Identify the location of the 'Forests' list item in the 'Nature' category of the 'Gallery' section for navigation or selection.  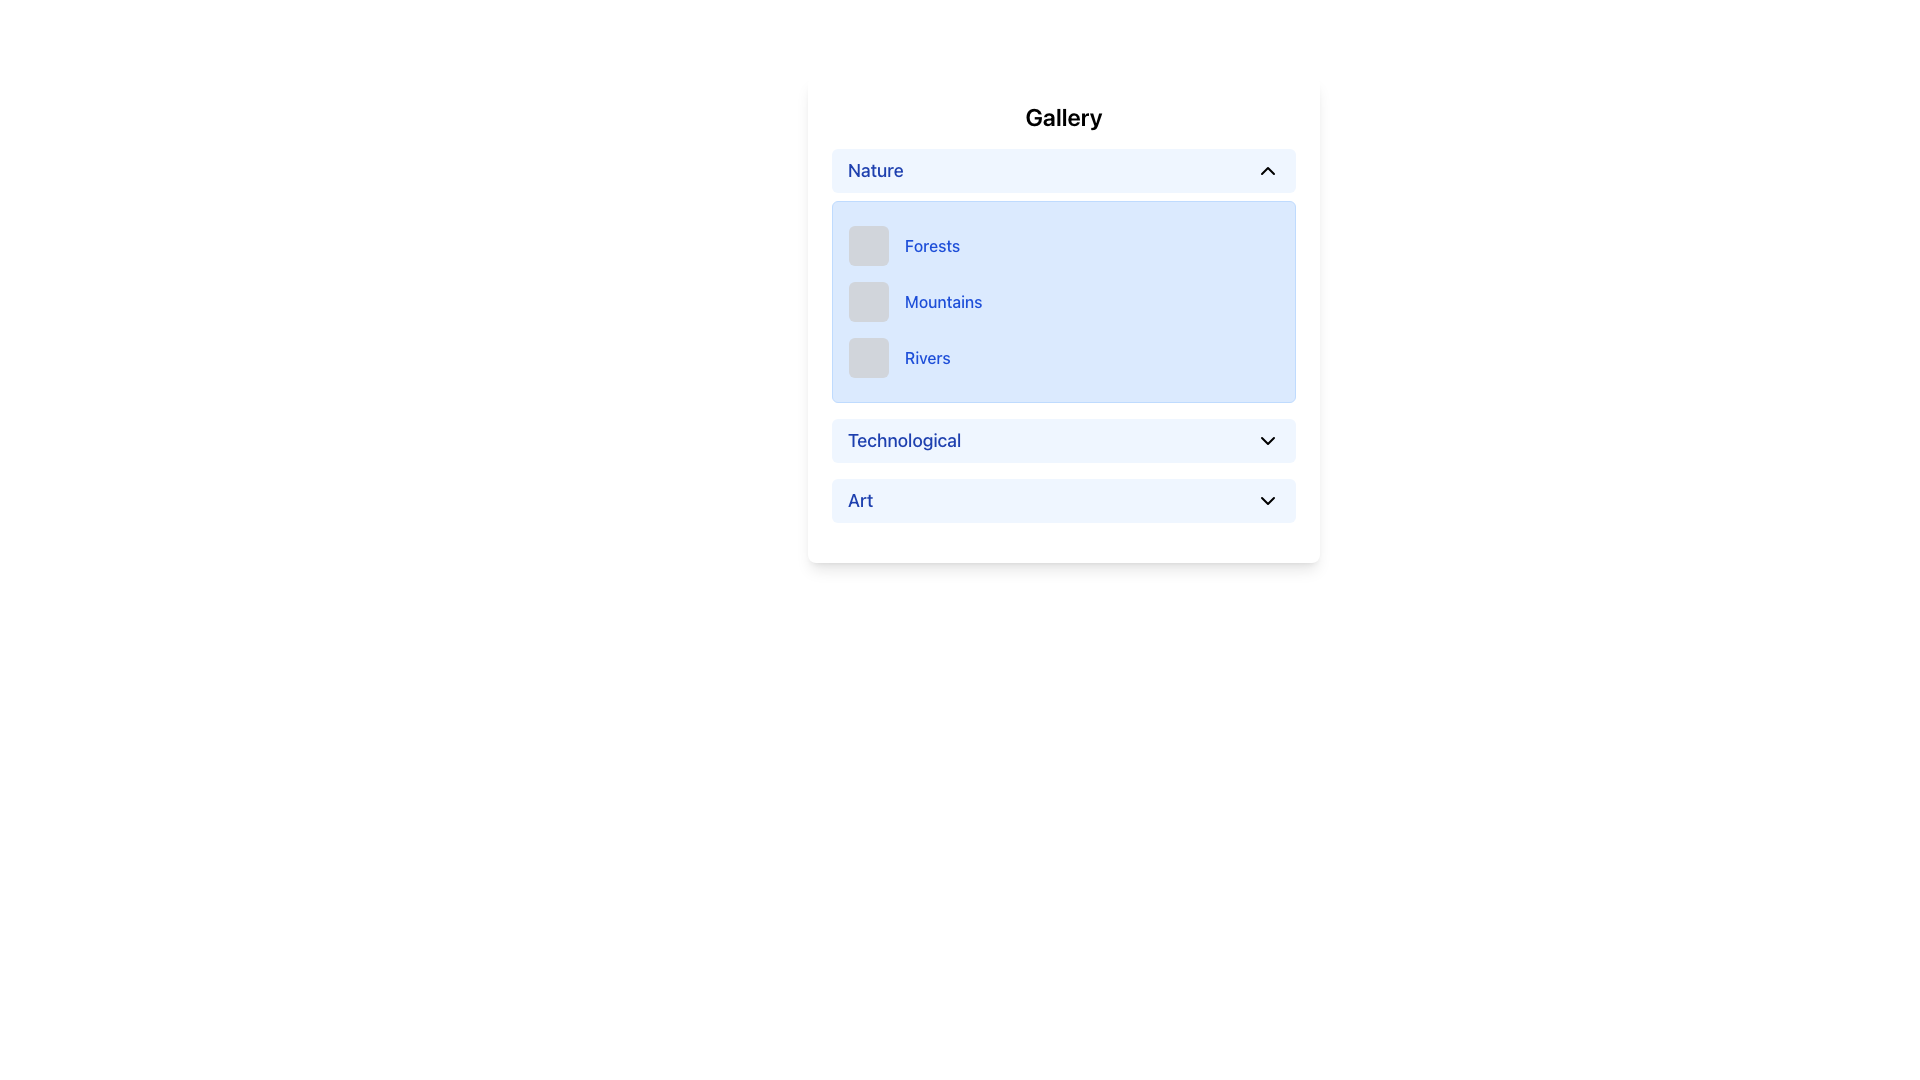
(1063, 245).